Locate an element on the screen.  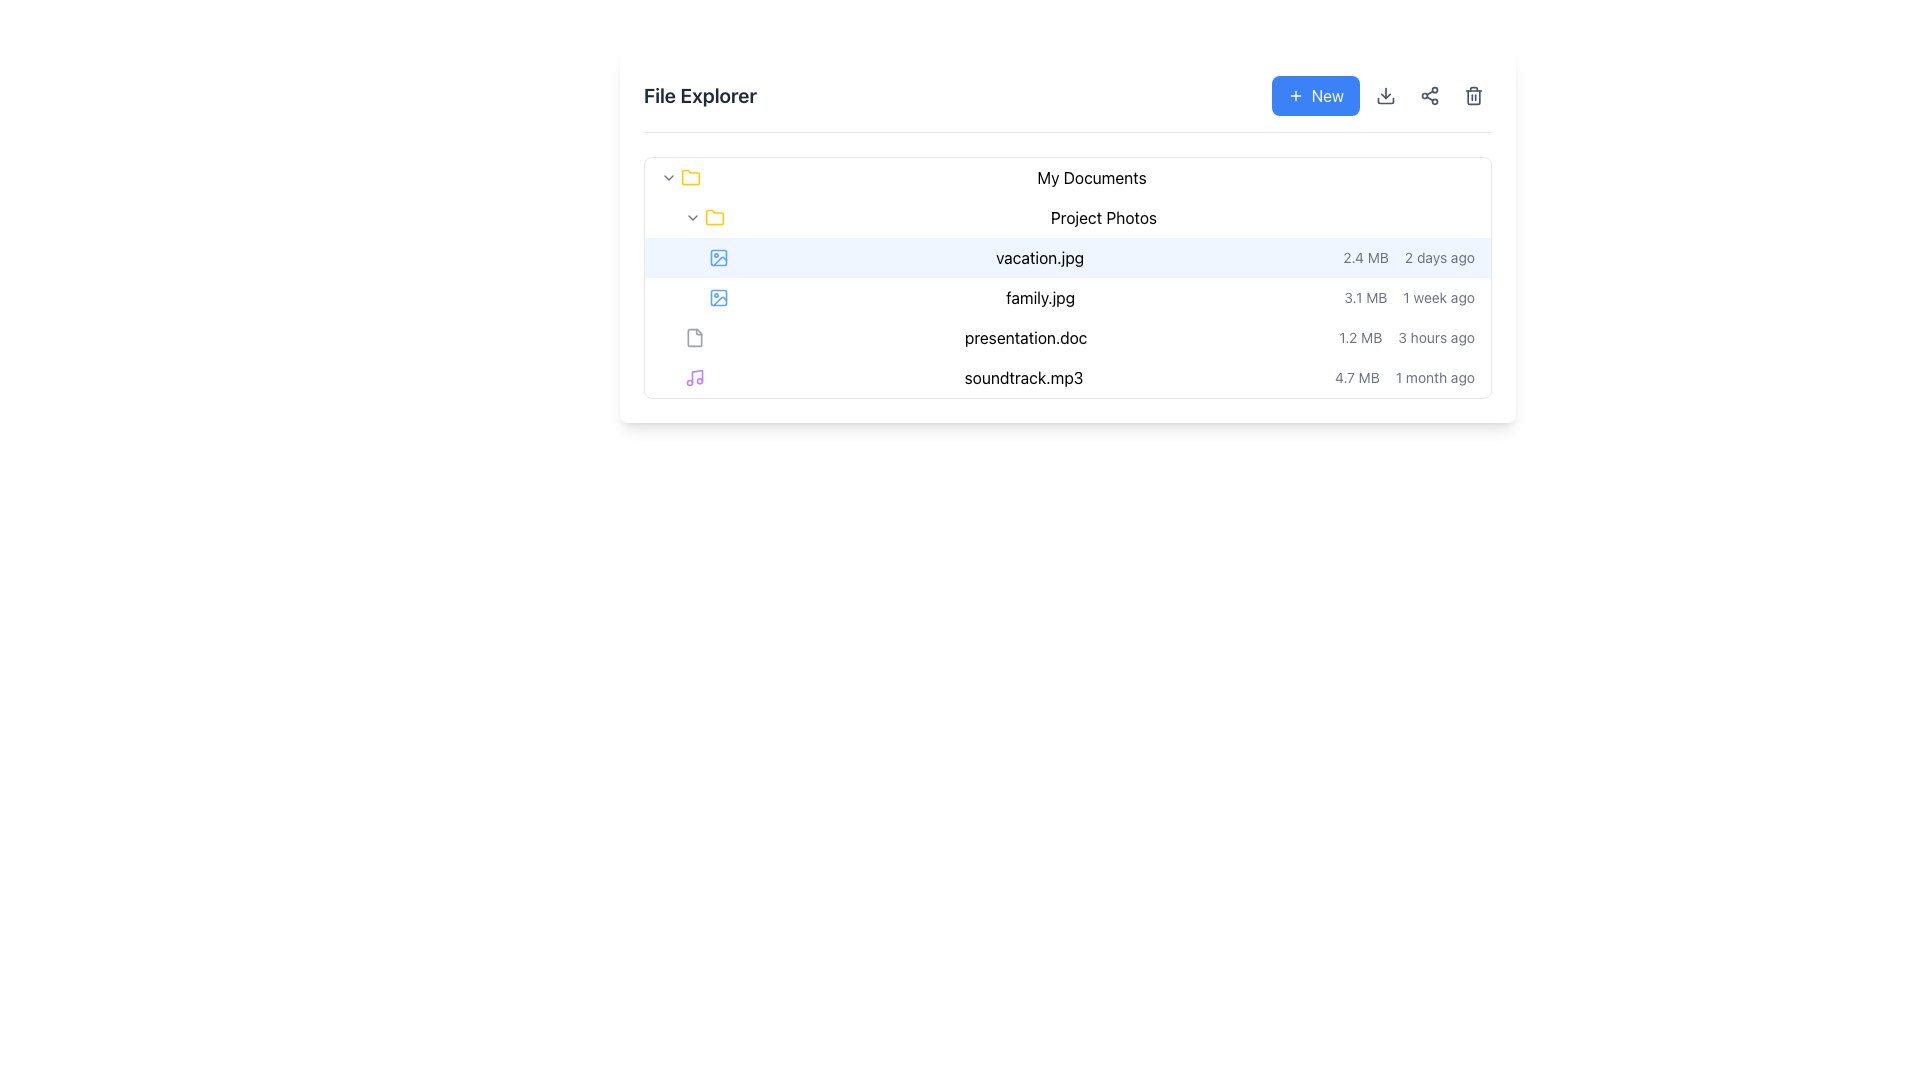
the text label displaying the file name in the file explorer interface is located at coordinates (1040, 257).